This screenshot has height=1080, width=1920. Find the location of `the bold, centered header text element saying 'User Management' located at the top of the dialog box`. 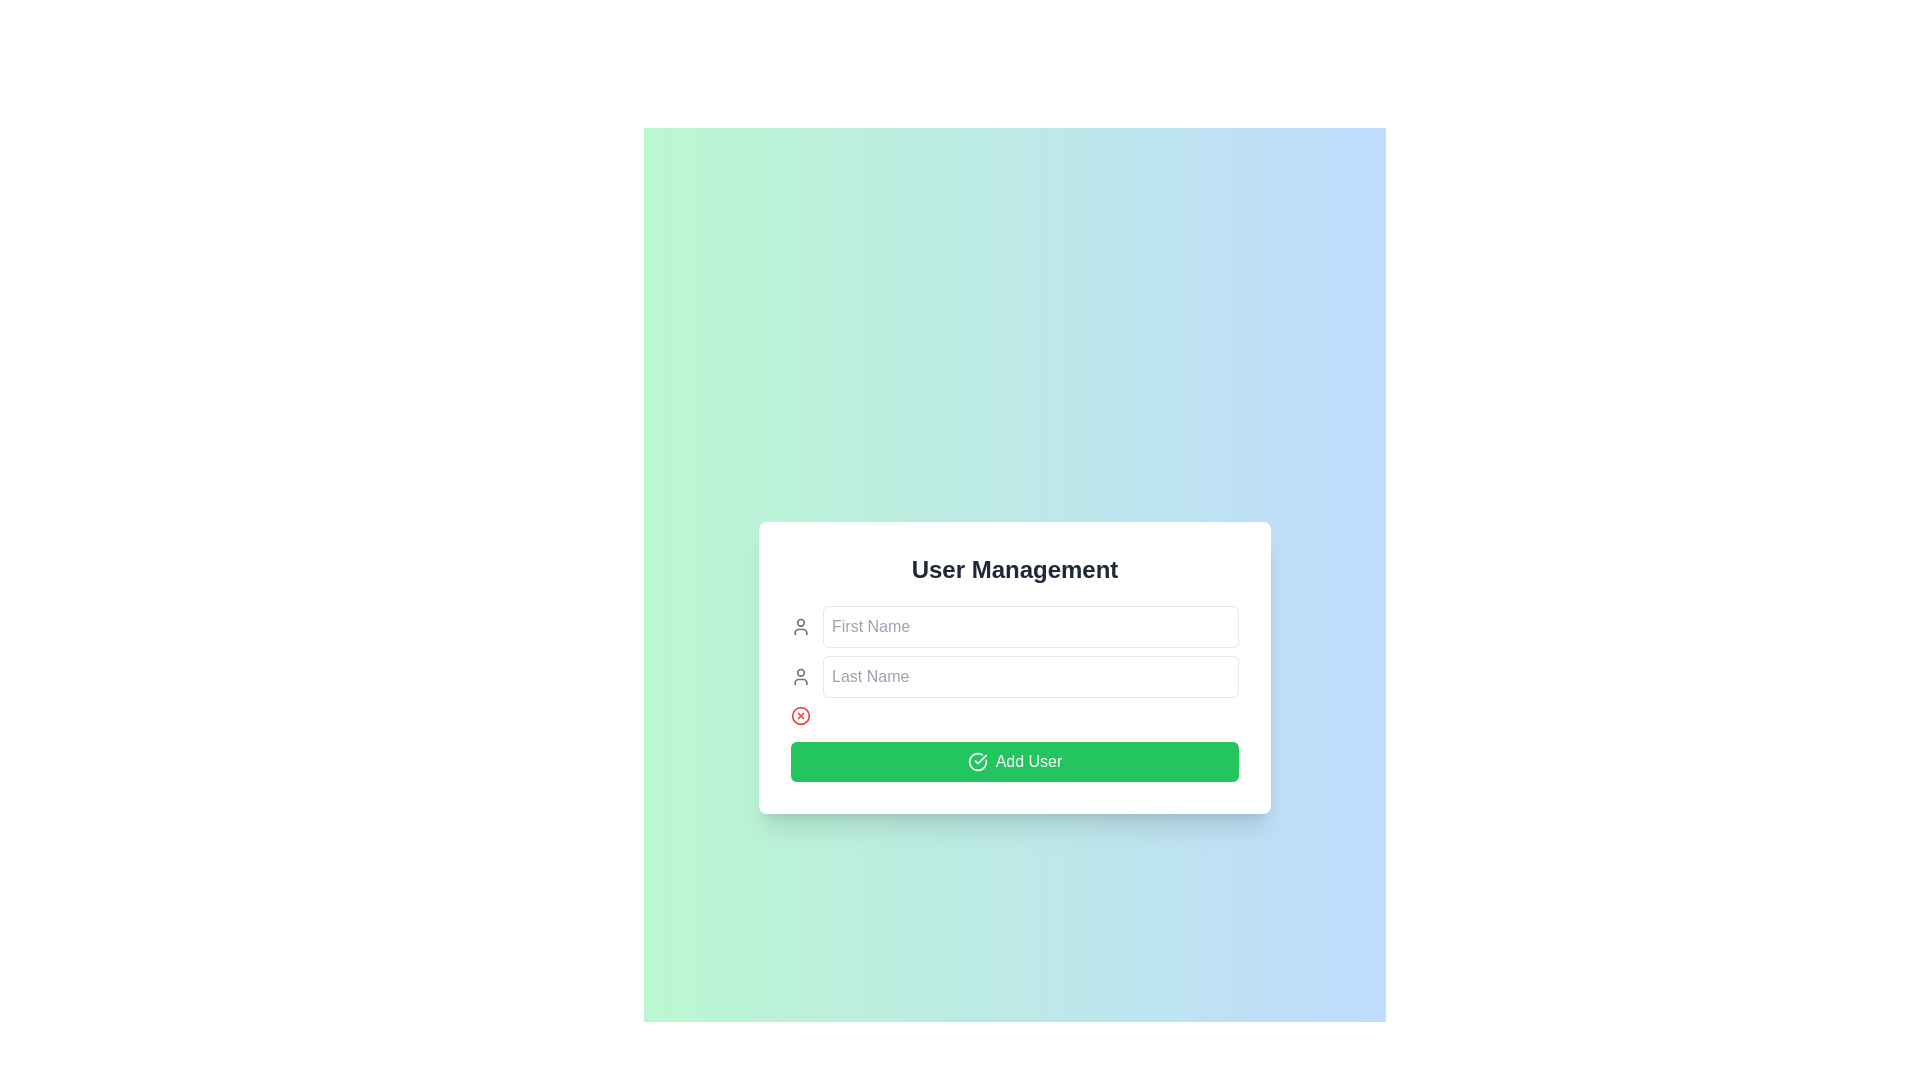

the bold, centered header text element saying 'User Management' located at the top of the dialog box is located at coordinates (1014, 570).